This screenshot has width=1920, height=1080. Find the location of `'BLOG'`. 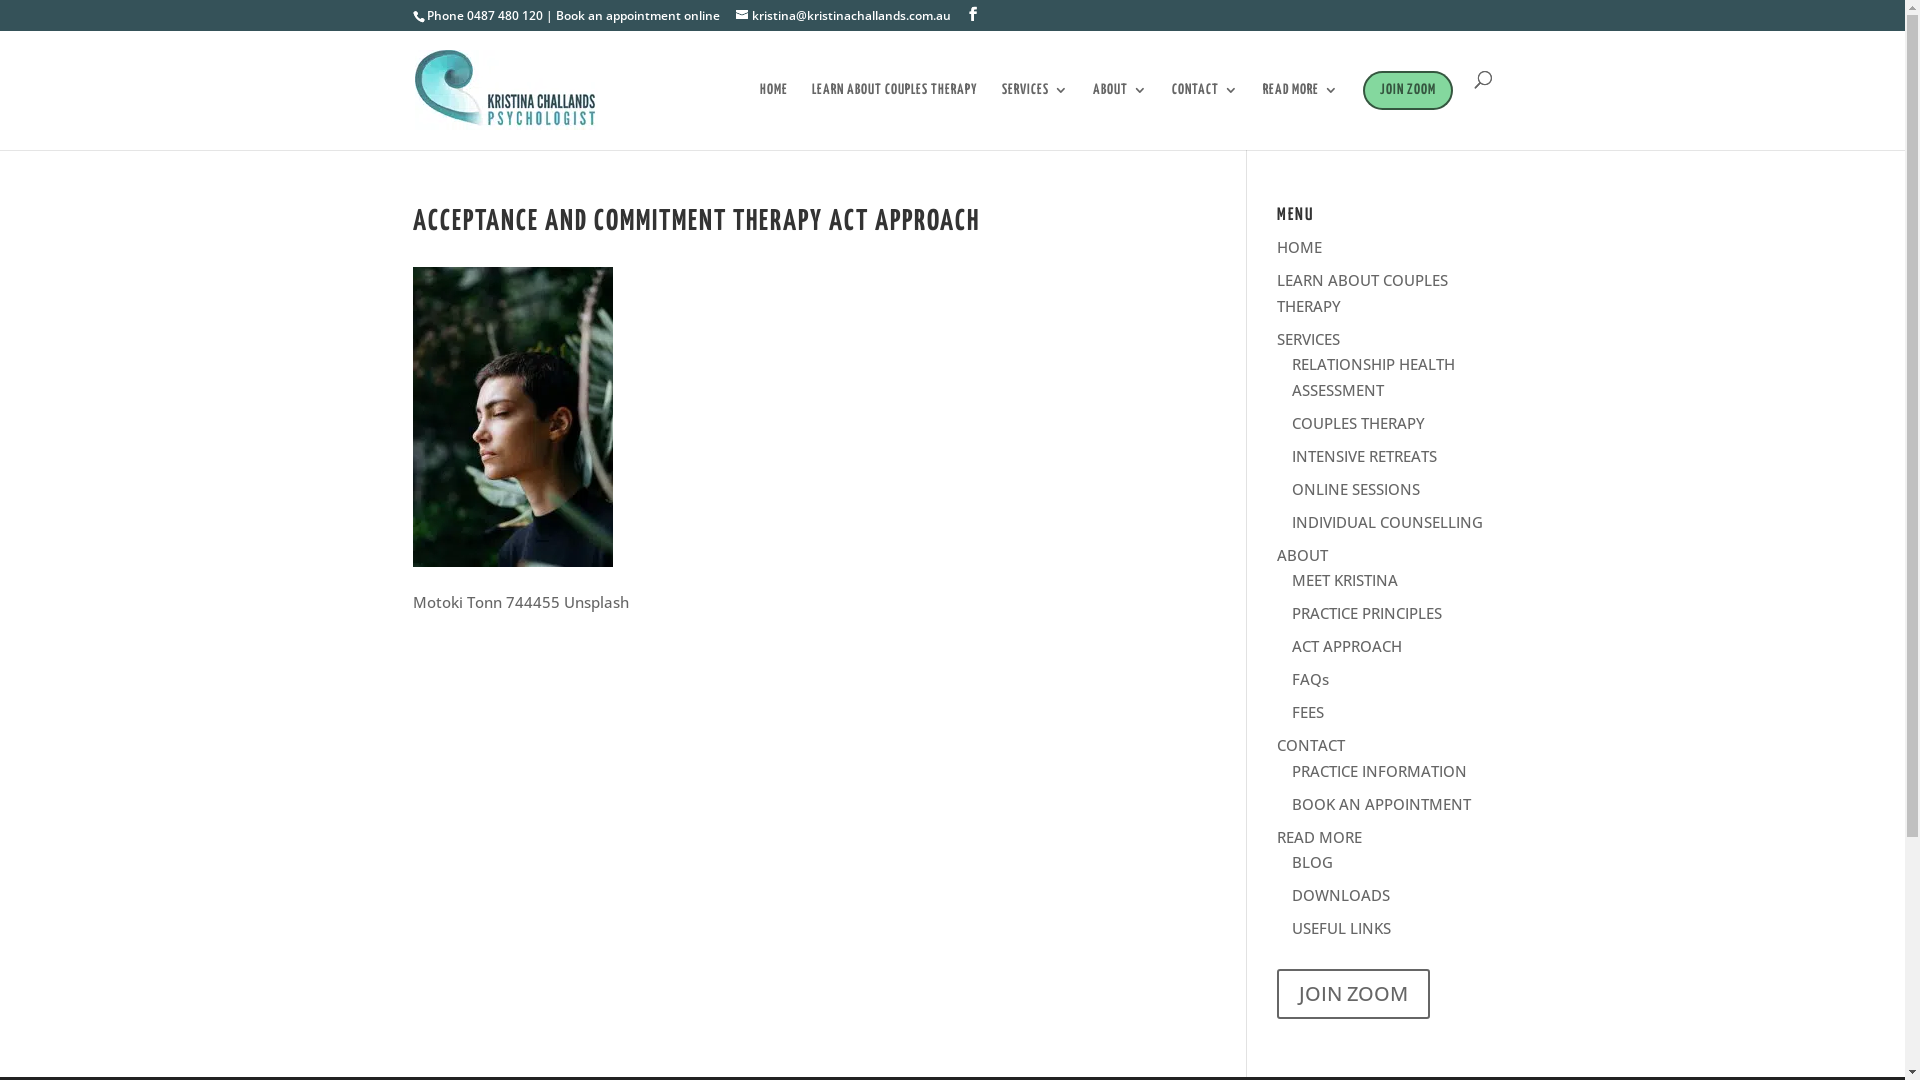

'BLOG' is located at coordinates (1312, 860).